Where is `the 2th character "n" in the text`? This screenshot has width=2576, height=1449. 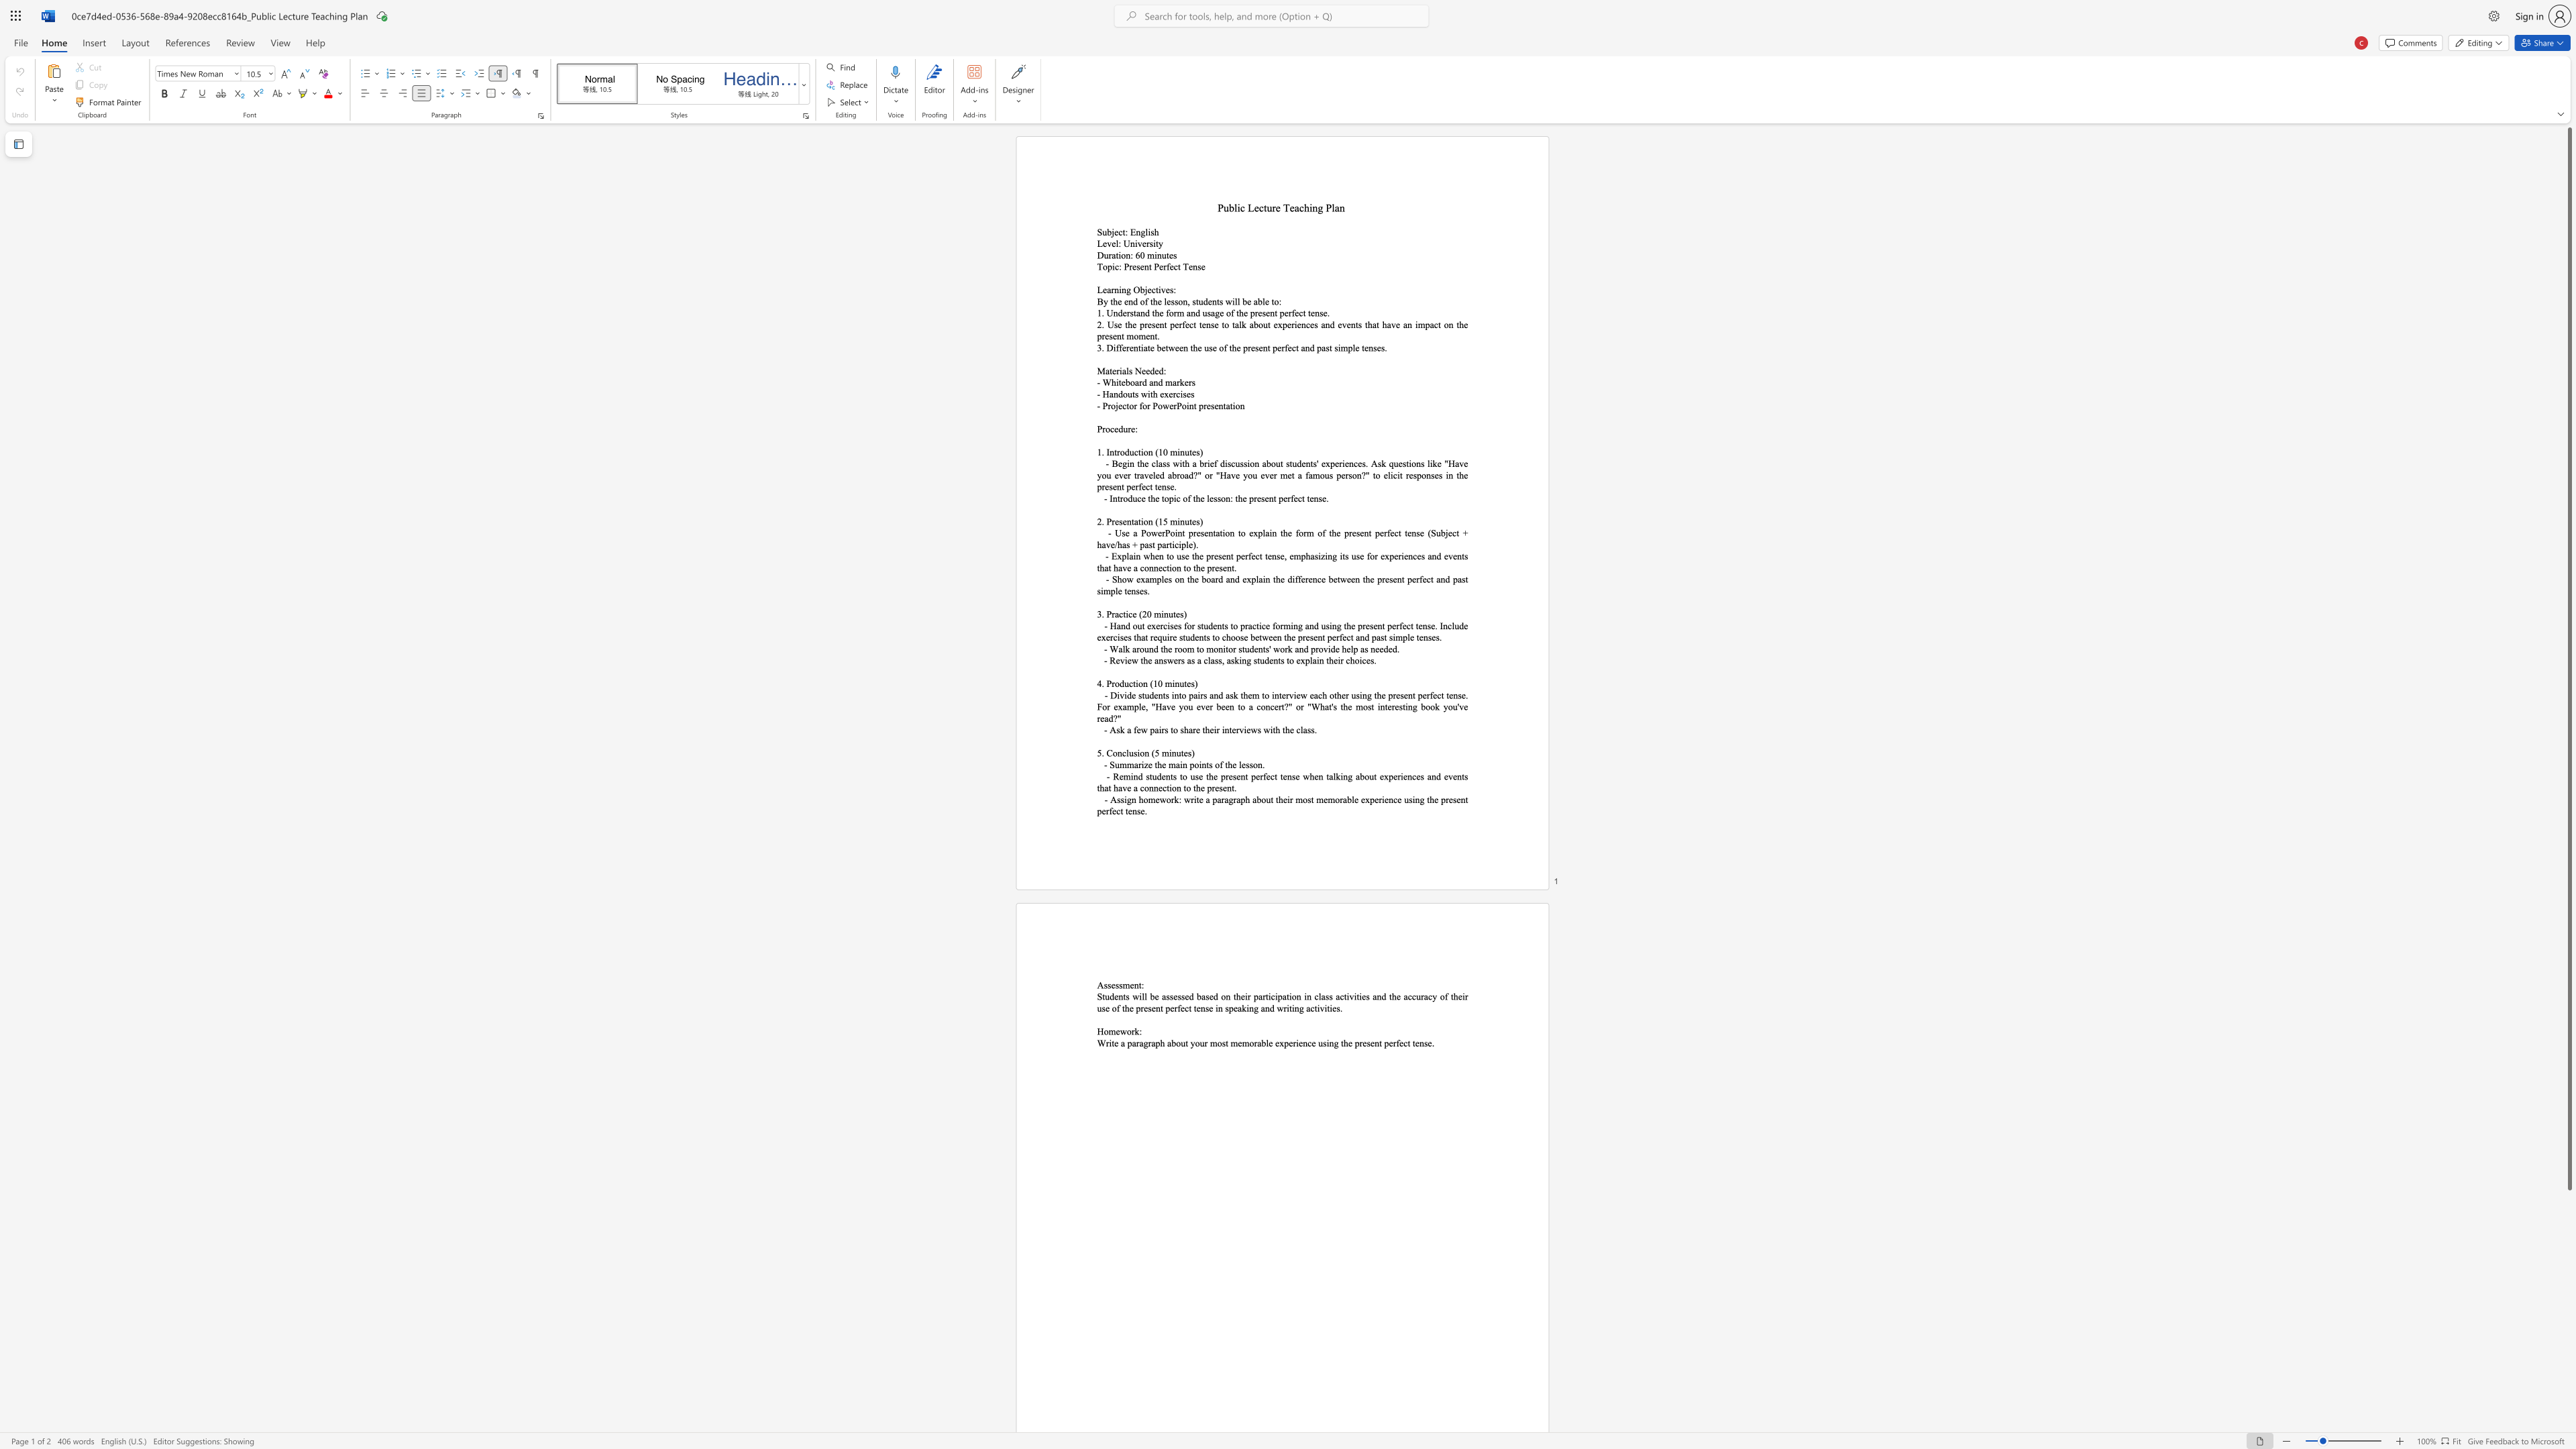 the 2th character "n" in the text is located at coordinates (1227, 497).